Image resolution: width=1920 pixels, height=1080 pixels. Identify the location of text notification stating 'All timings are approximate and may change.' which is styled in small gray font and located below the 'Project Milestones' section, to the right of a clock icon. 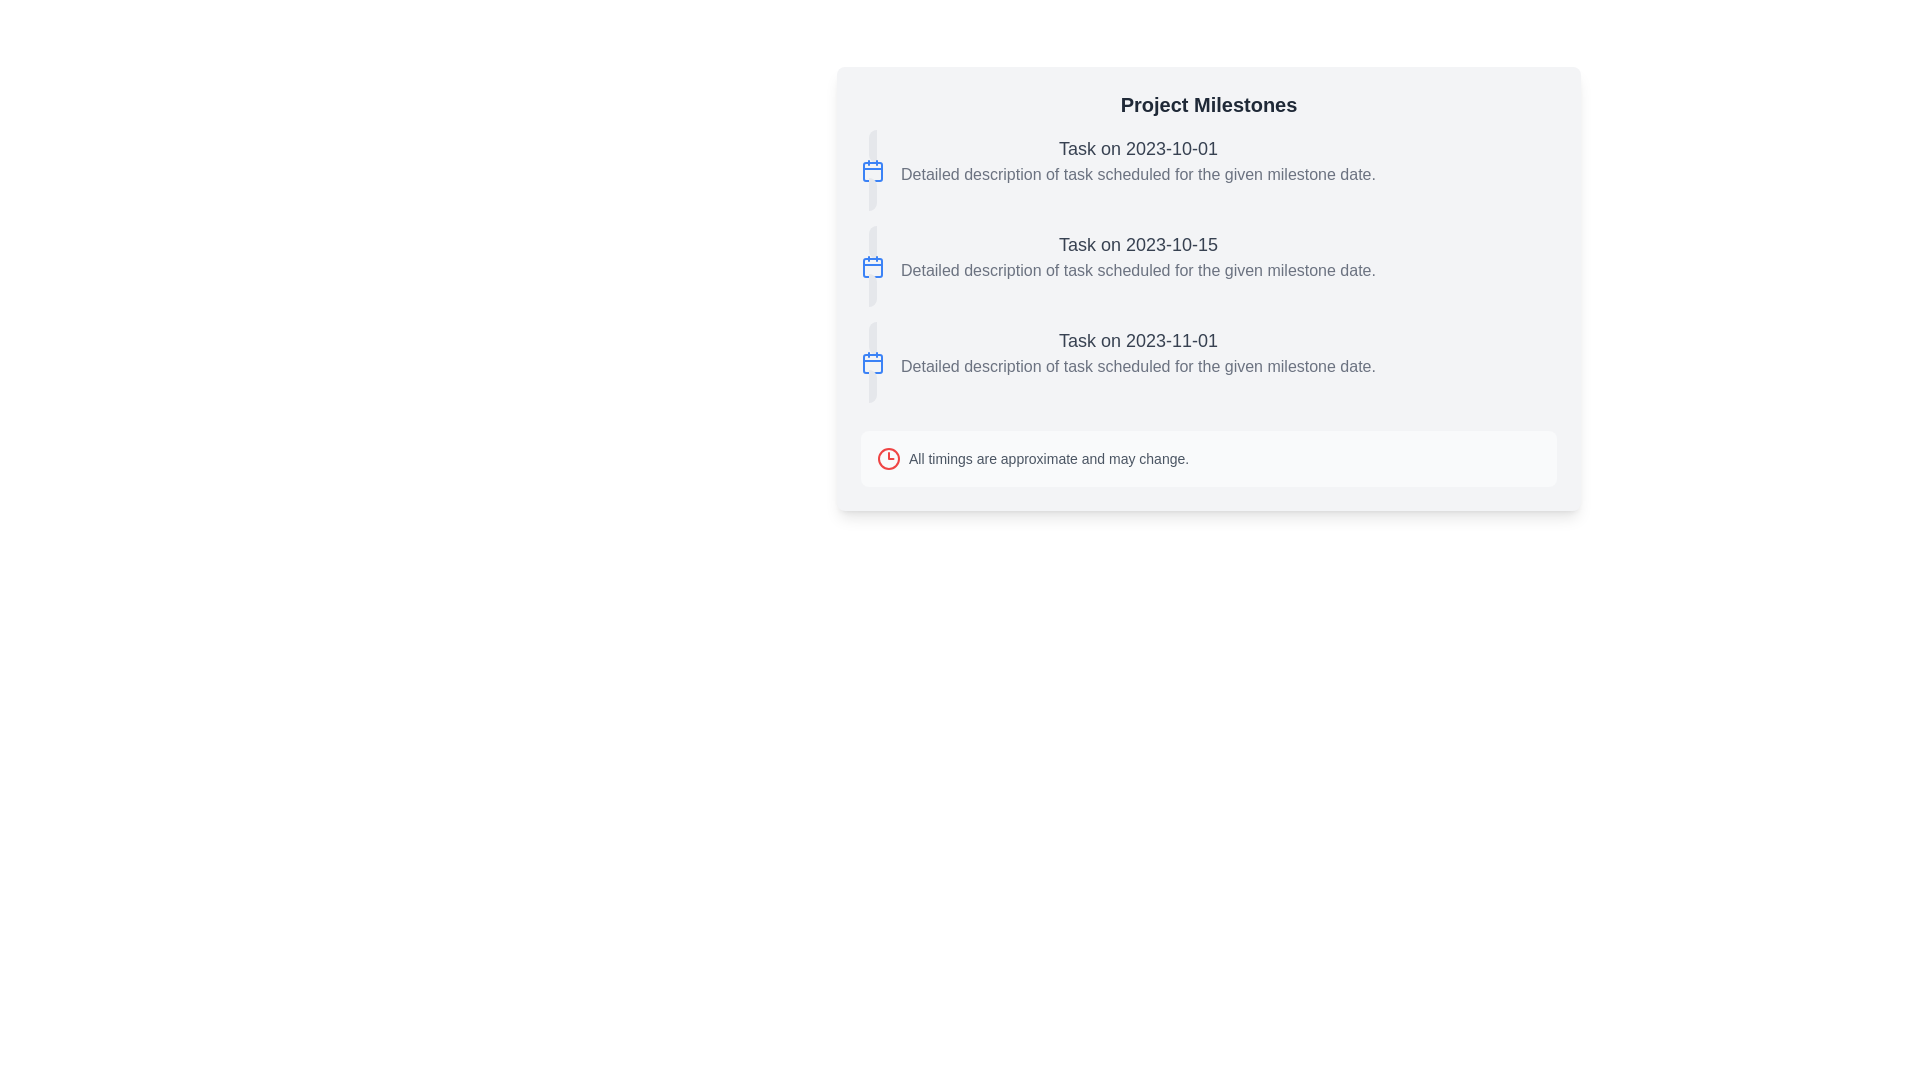
(1048, 459).